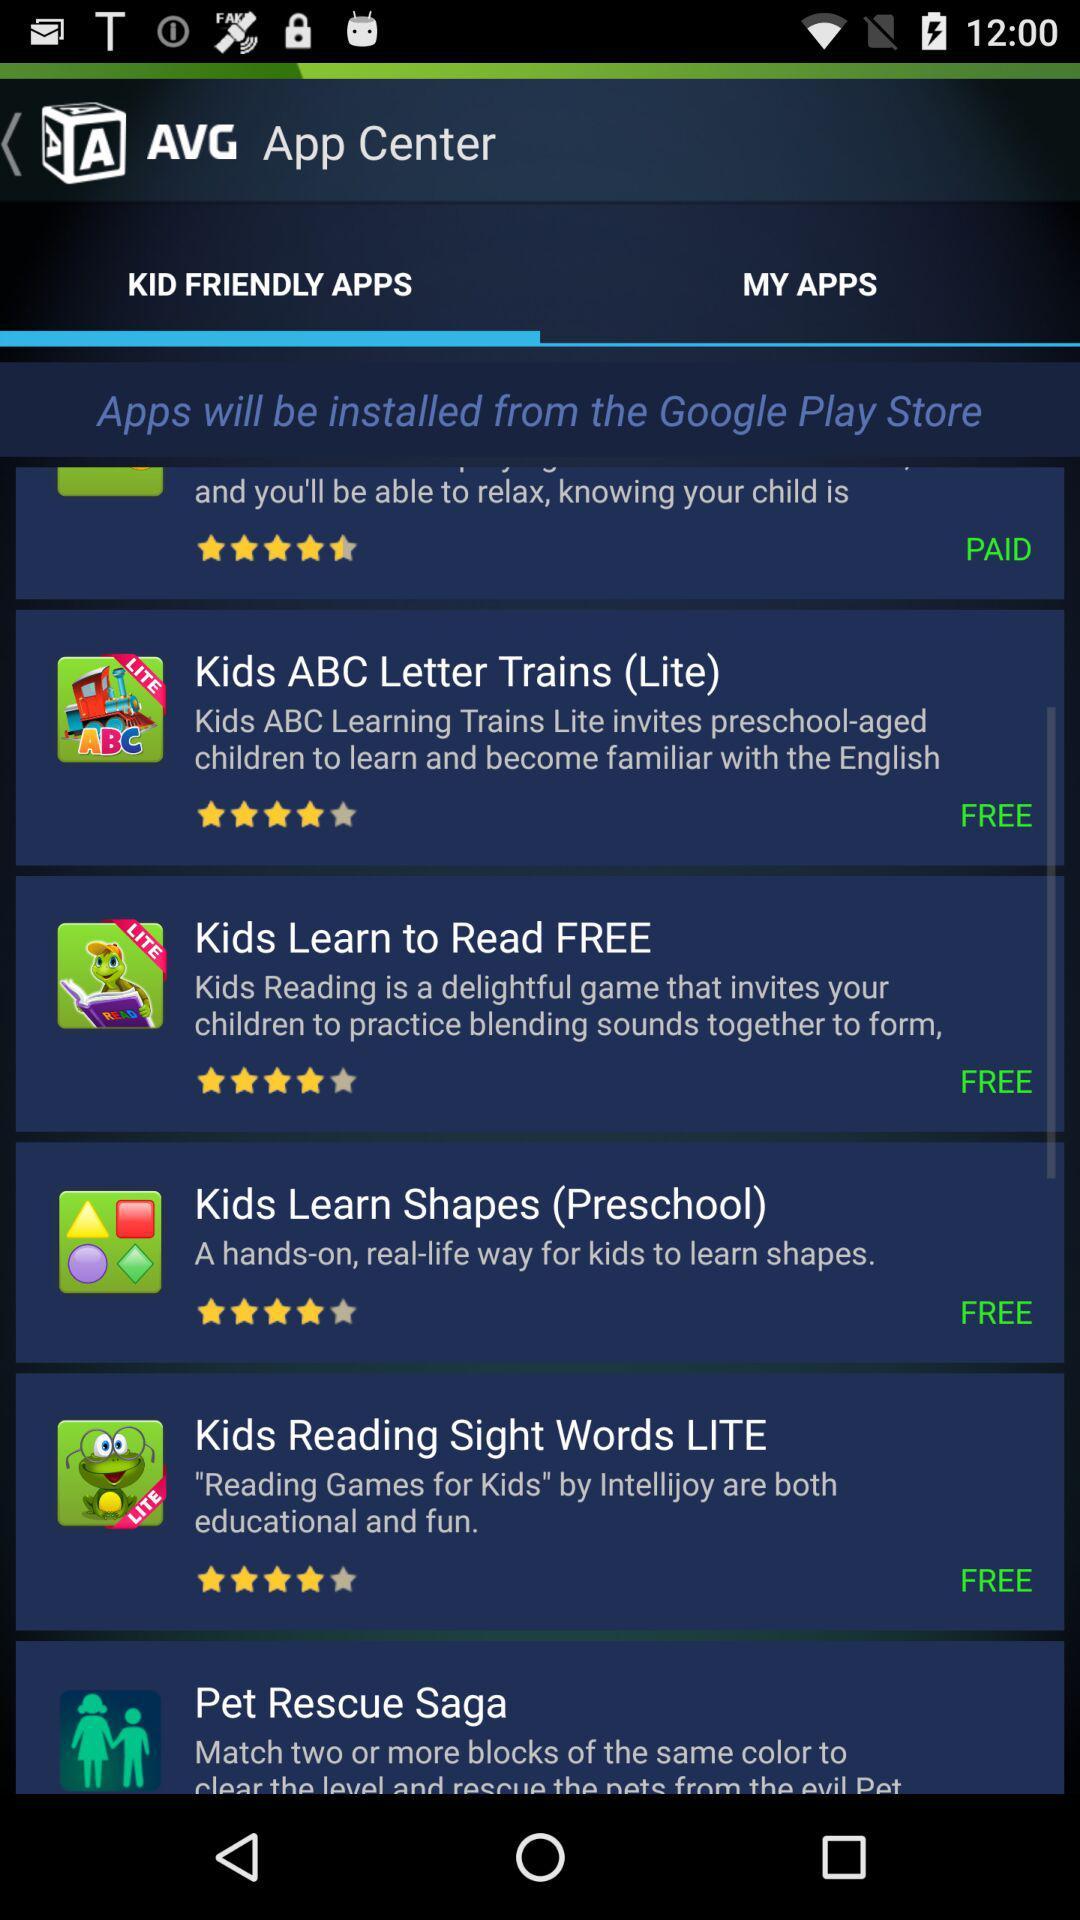 The width and height of the screenshot is (1080, 1920). I want to click on the item above the kid friendly apps app, so click(61, 140).